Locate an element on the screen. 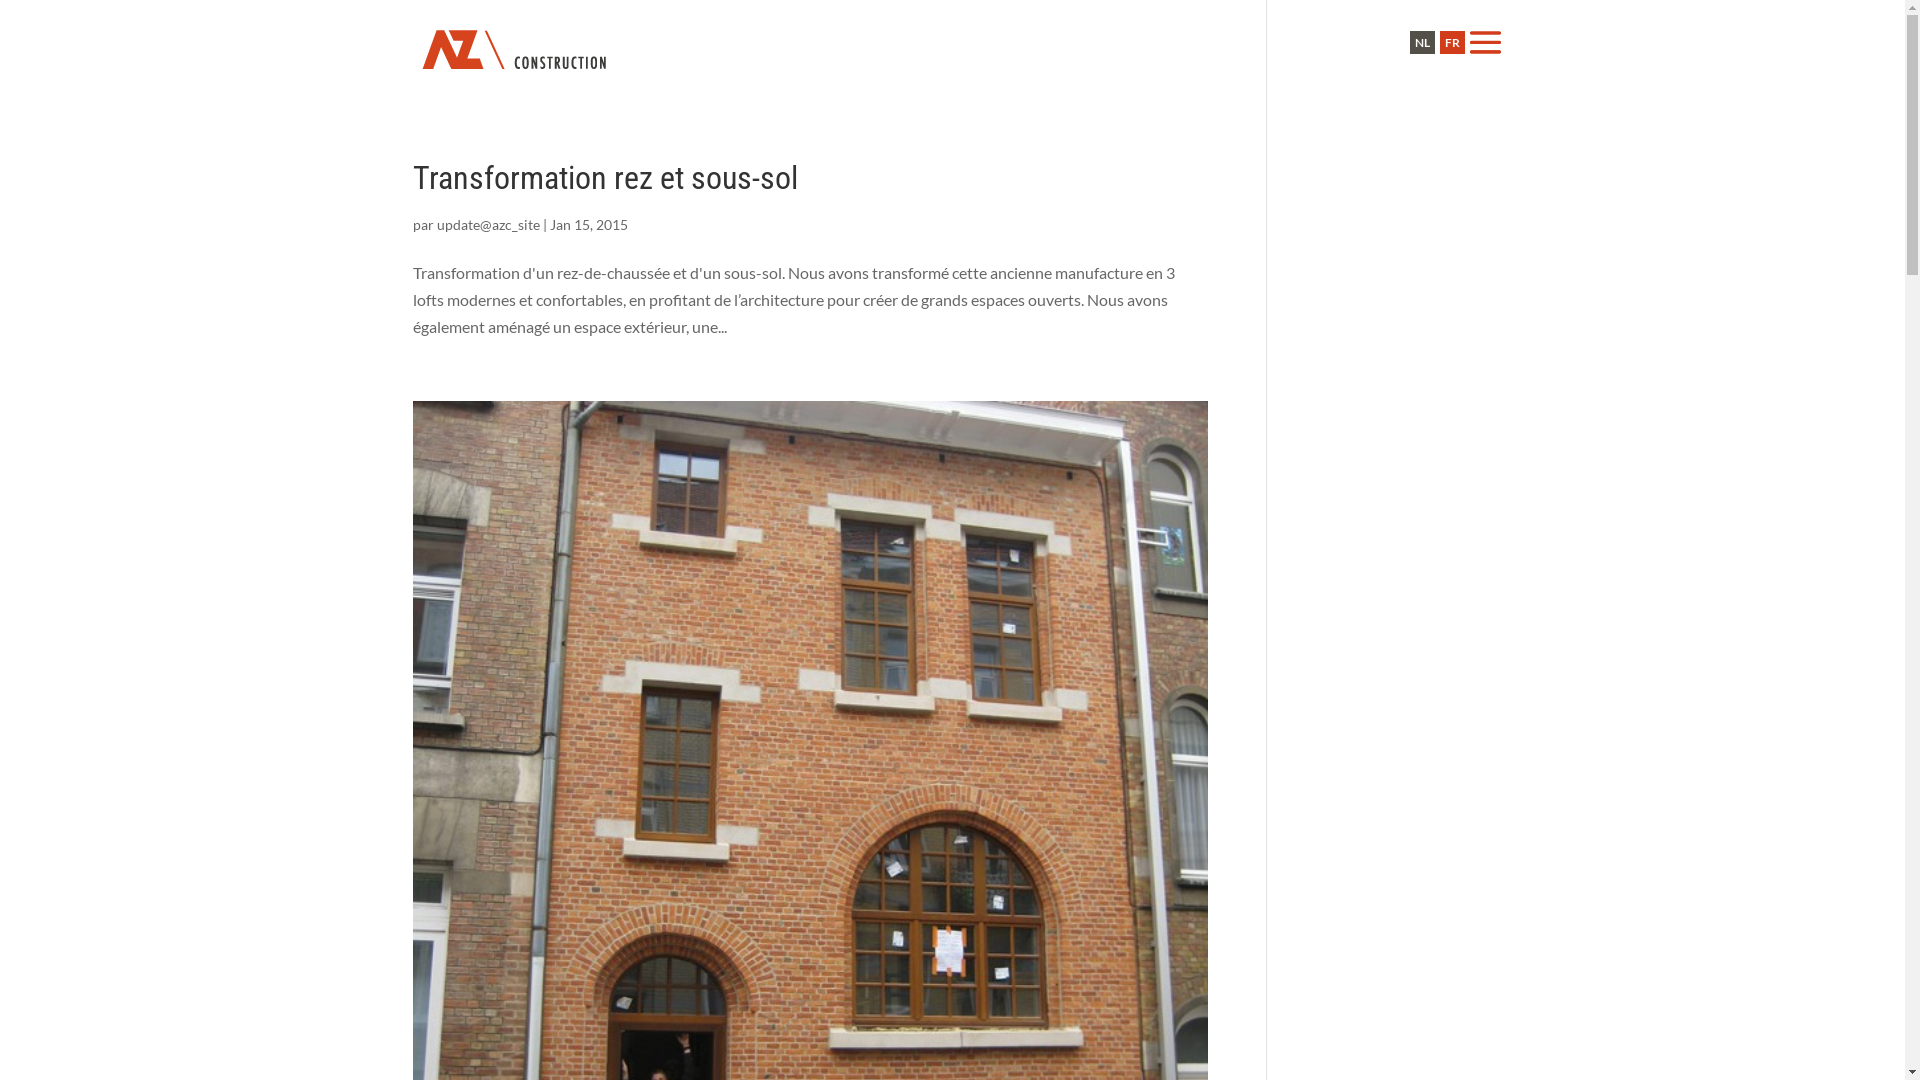 The image size is (1920, 1080). 'NL' is located at coordinates (1409, 42).